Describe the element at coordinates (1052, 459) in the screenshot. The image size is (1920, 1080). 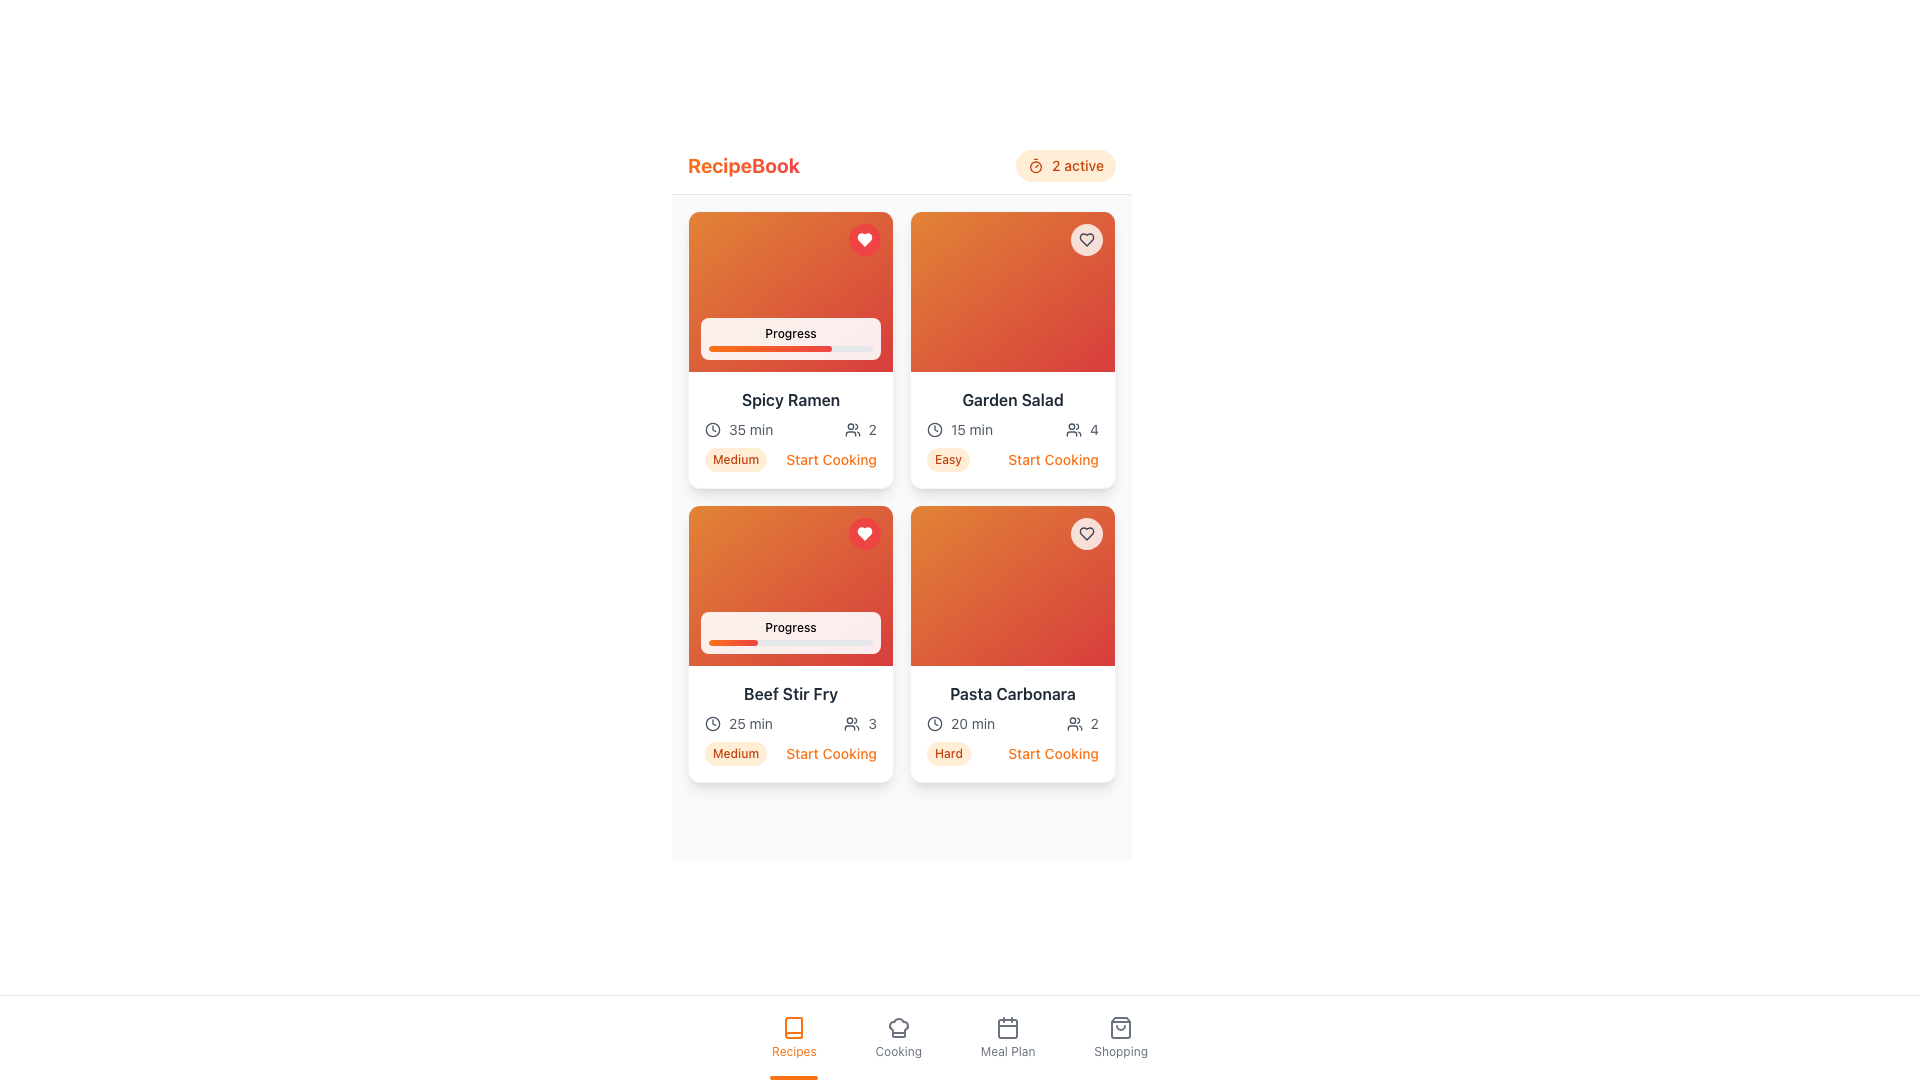
I see `the interactive button or link associated with the 'Garden Salad' recipe to visualize the hover effect` at that location.